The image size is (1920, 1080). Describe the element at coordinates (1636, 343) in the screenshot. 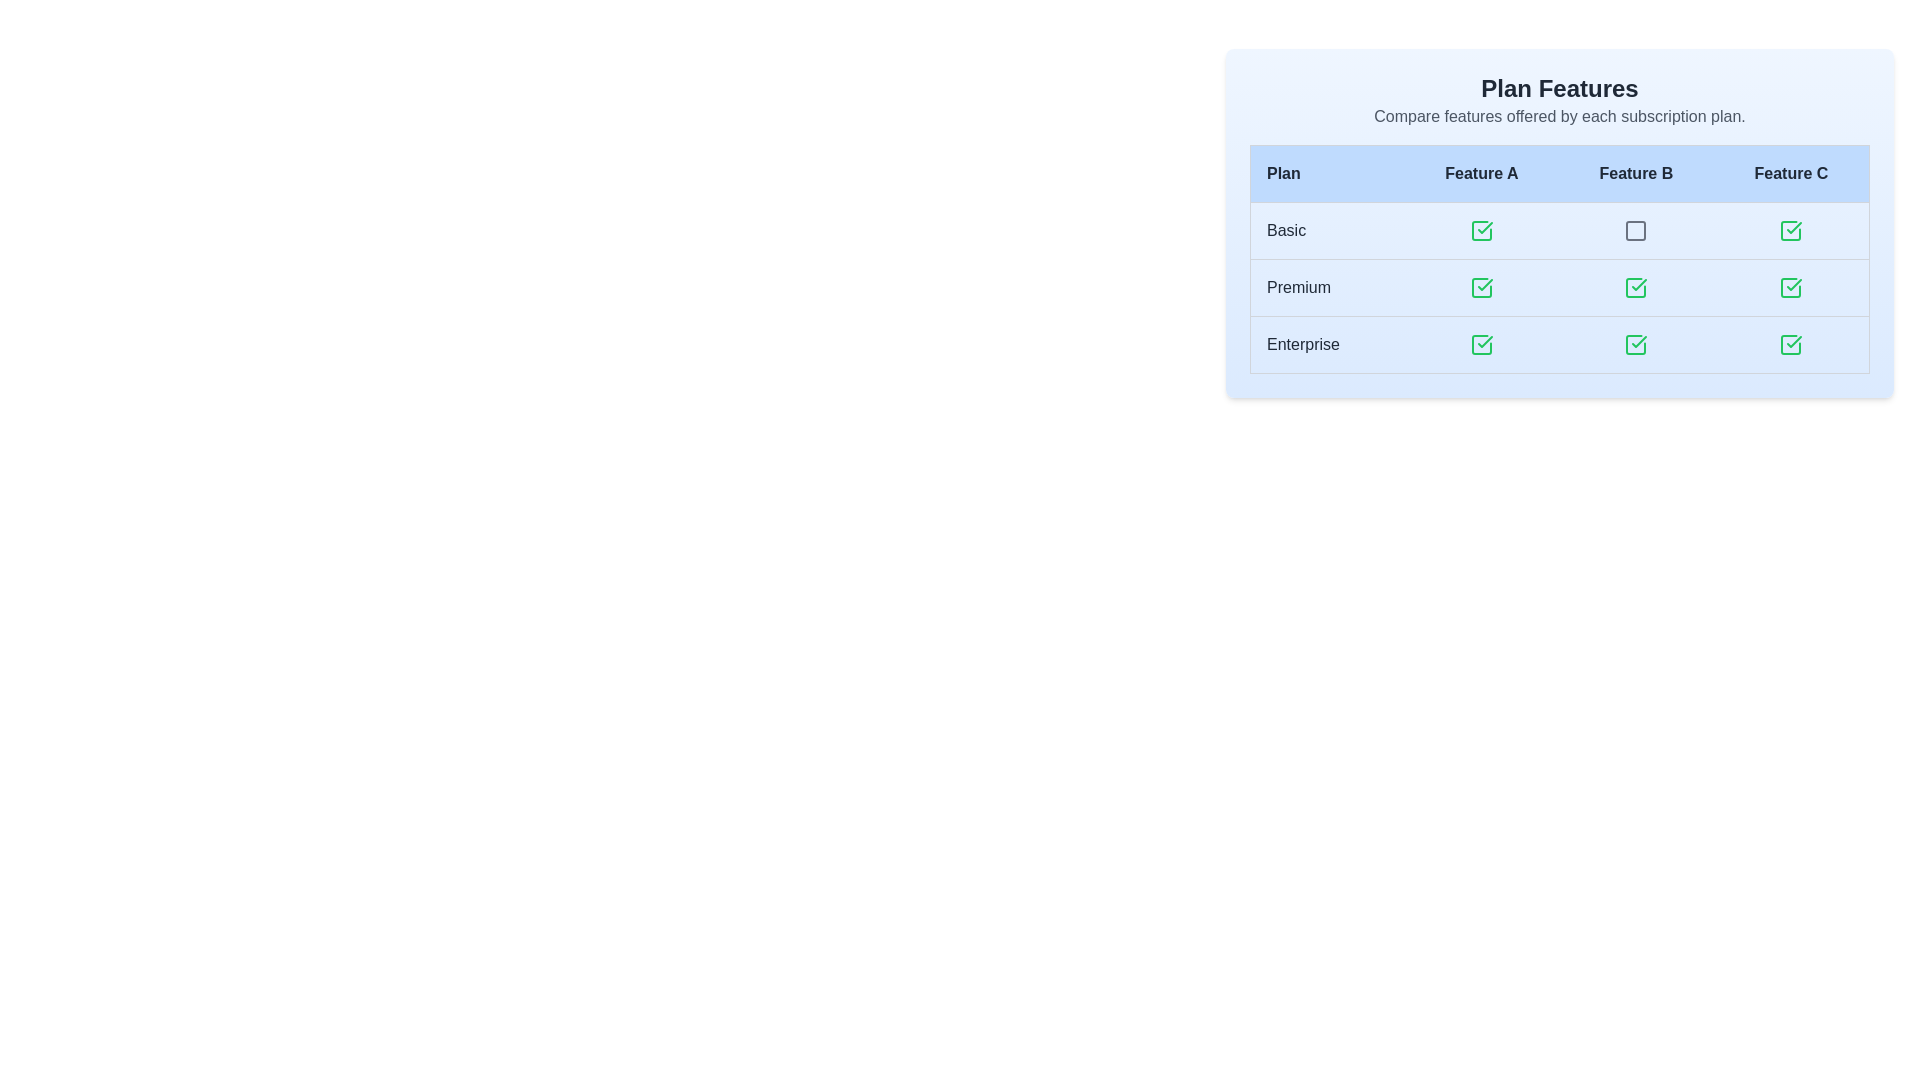

I see `the green checkbox icon located in the second column of the third row of the subscription plan table, which represents 'Feature B' for the 'Enterprise' plan` at that location.